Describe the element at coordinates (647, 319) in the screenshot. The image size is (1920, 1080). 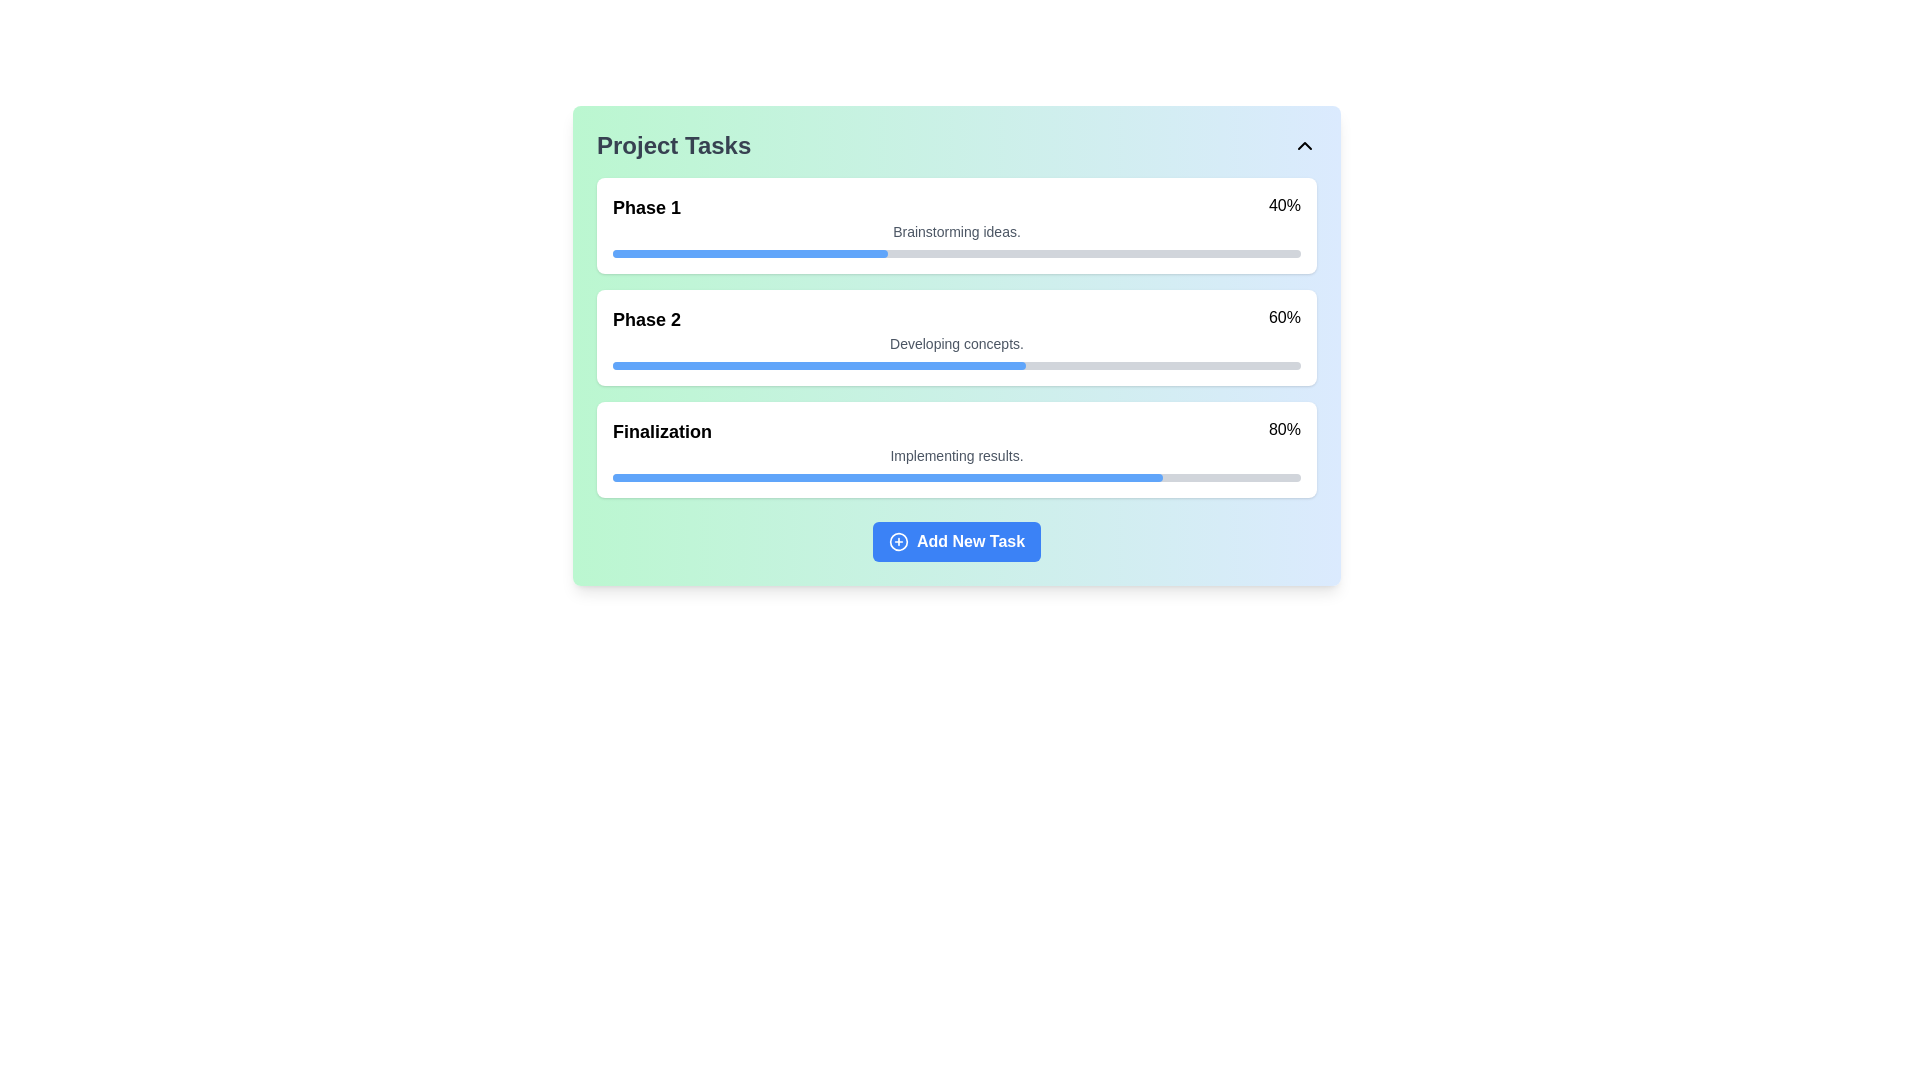
I see `the header text label that identifies the second phase of the project tasks, located above the blue progress bar and to the left of the '60%' percentage value` at that location.